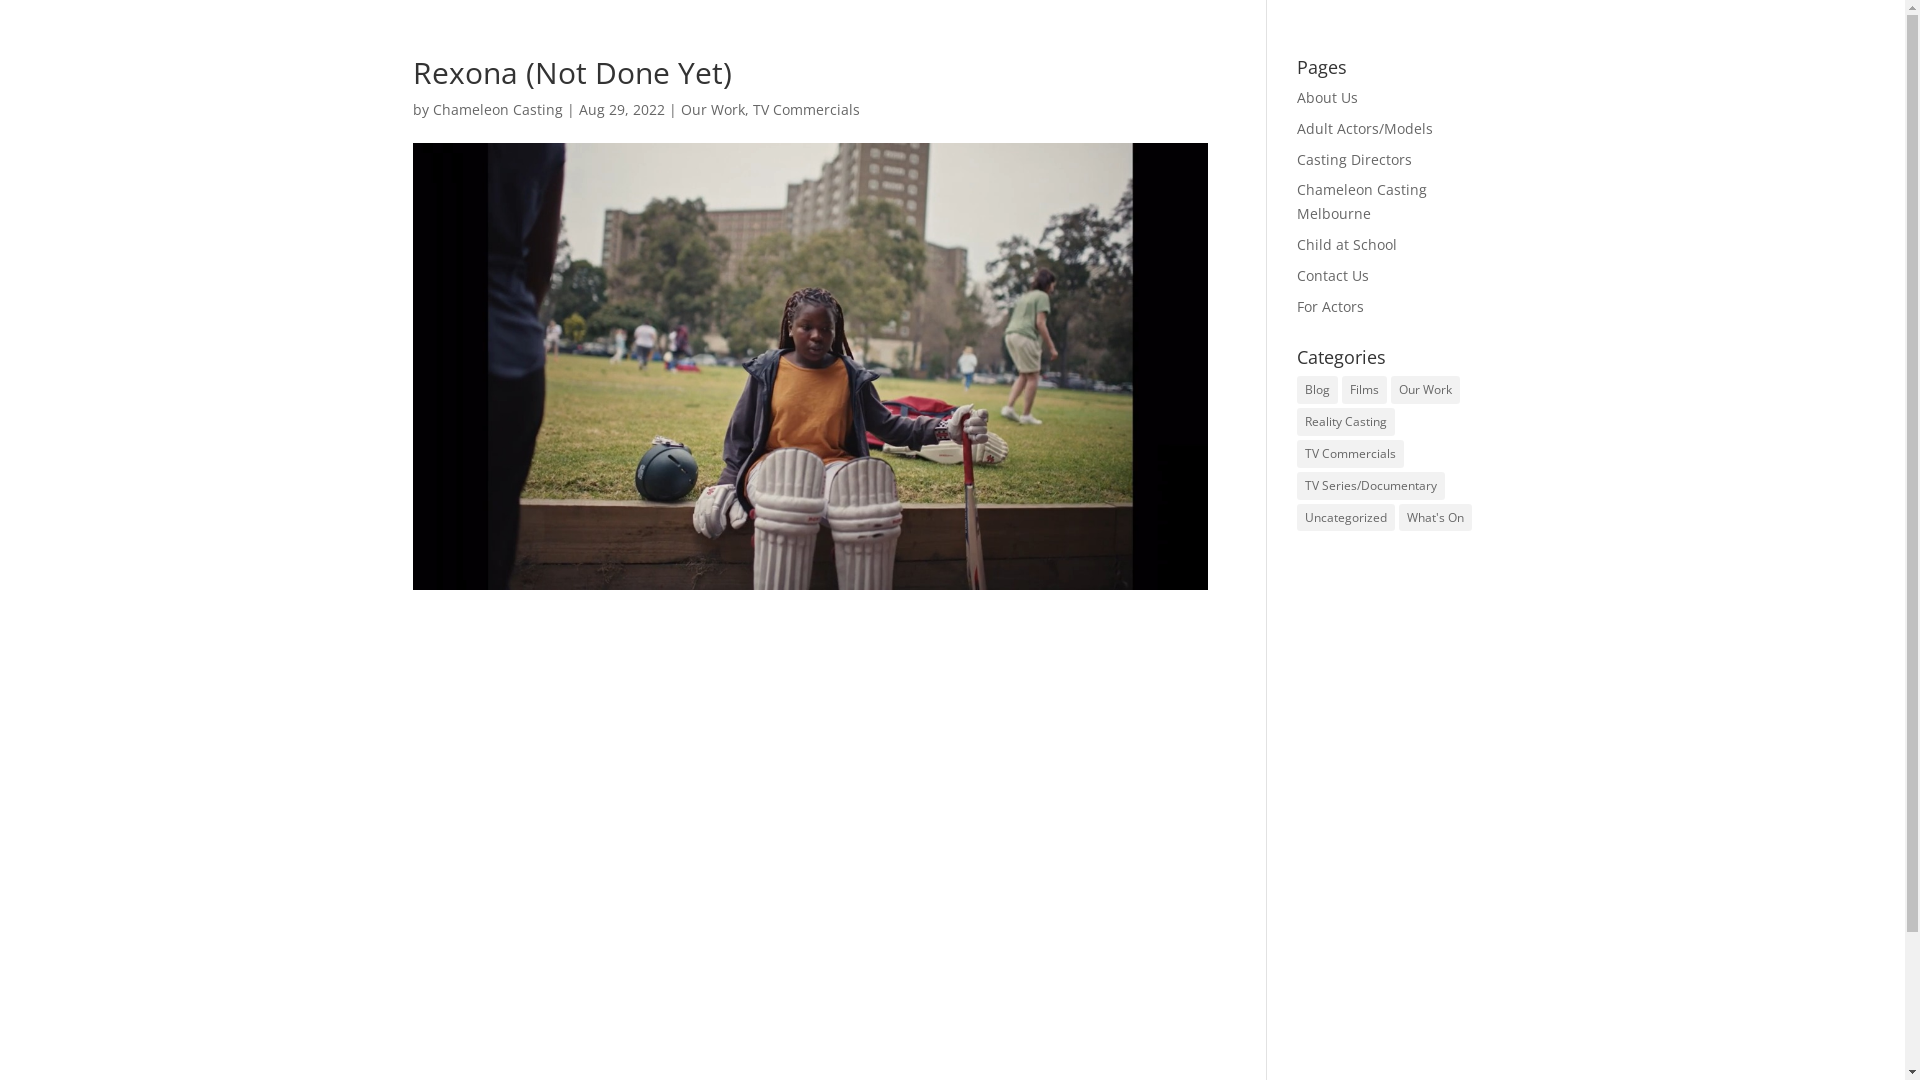 The height and width of the screenshot is (1080, 1920). What do you see at coordinates (1347, 243) in the screenshot?
I see `'Child at School'` at bounding box center [1347, 243].